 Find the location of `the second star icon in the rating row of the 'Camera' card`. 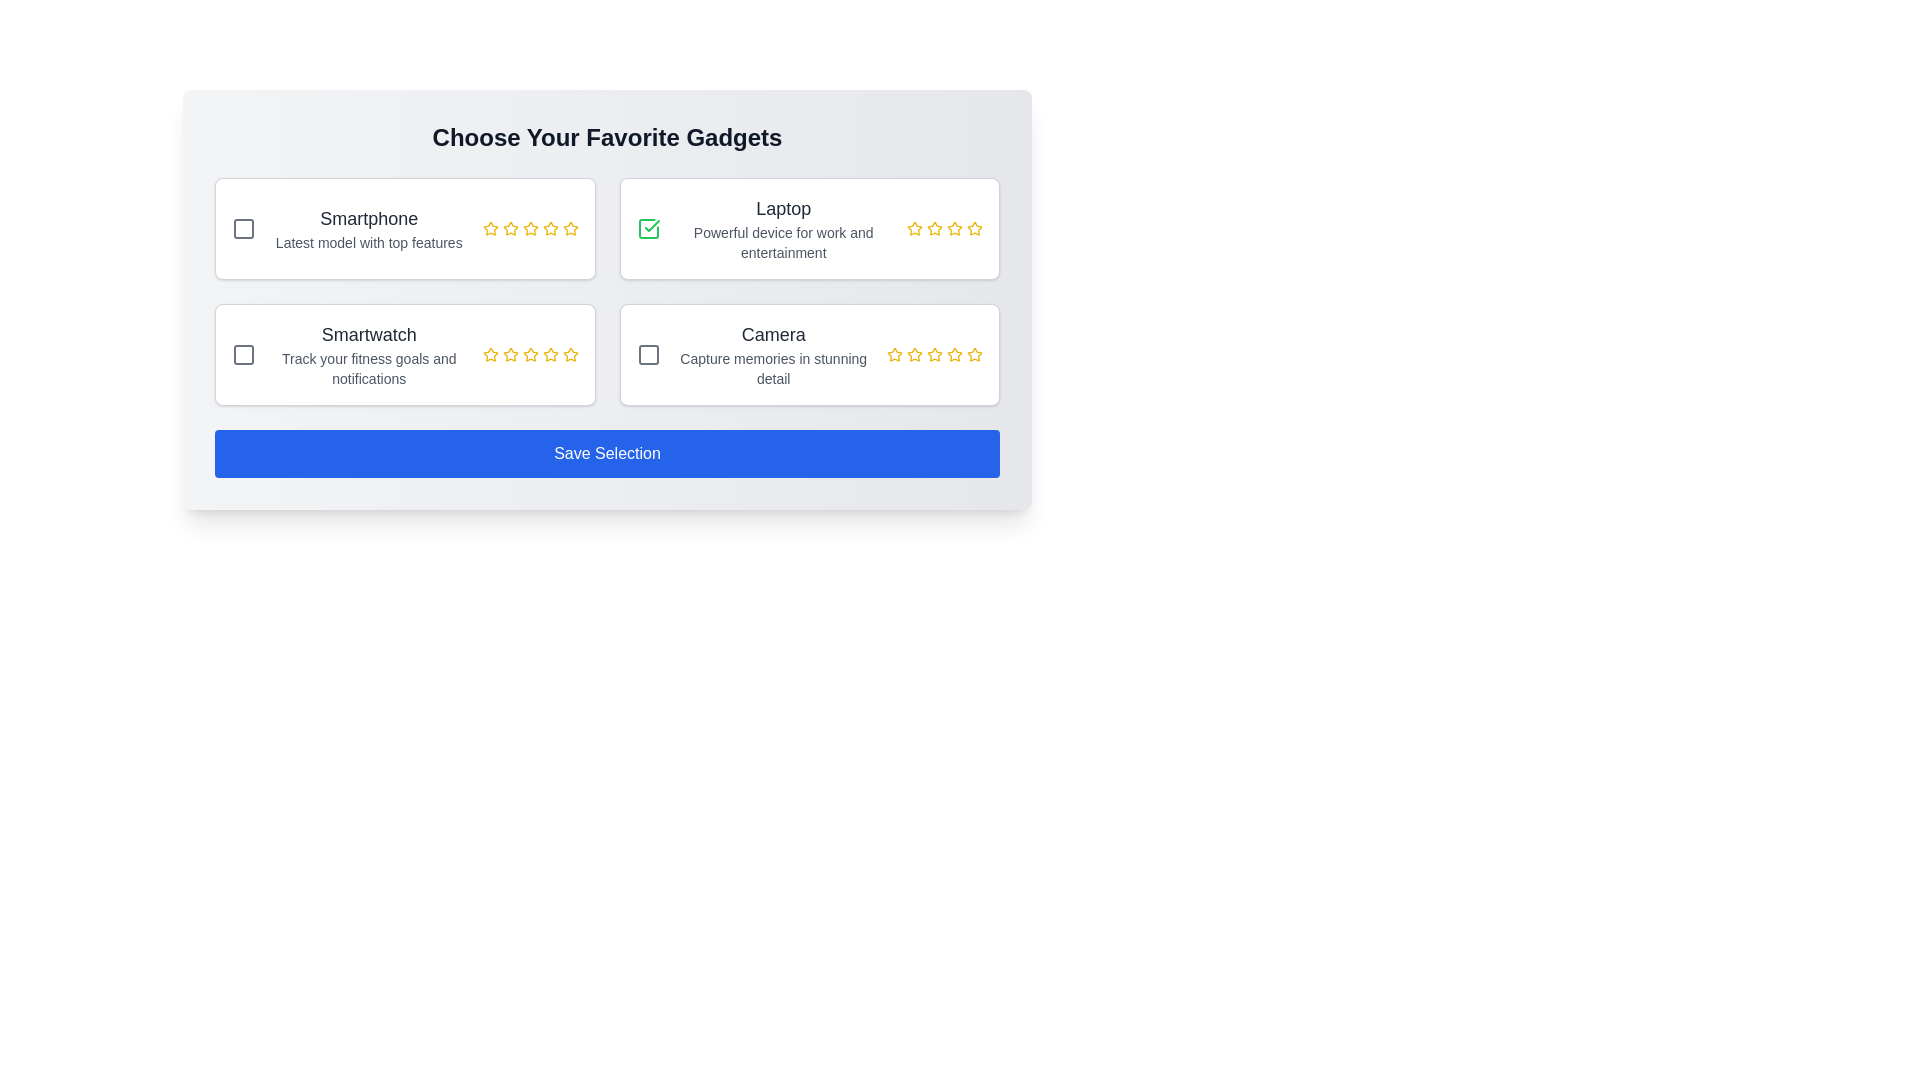

the second star icon in the rating row of the 'Camera' card is located at coordinates (914, 353).